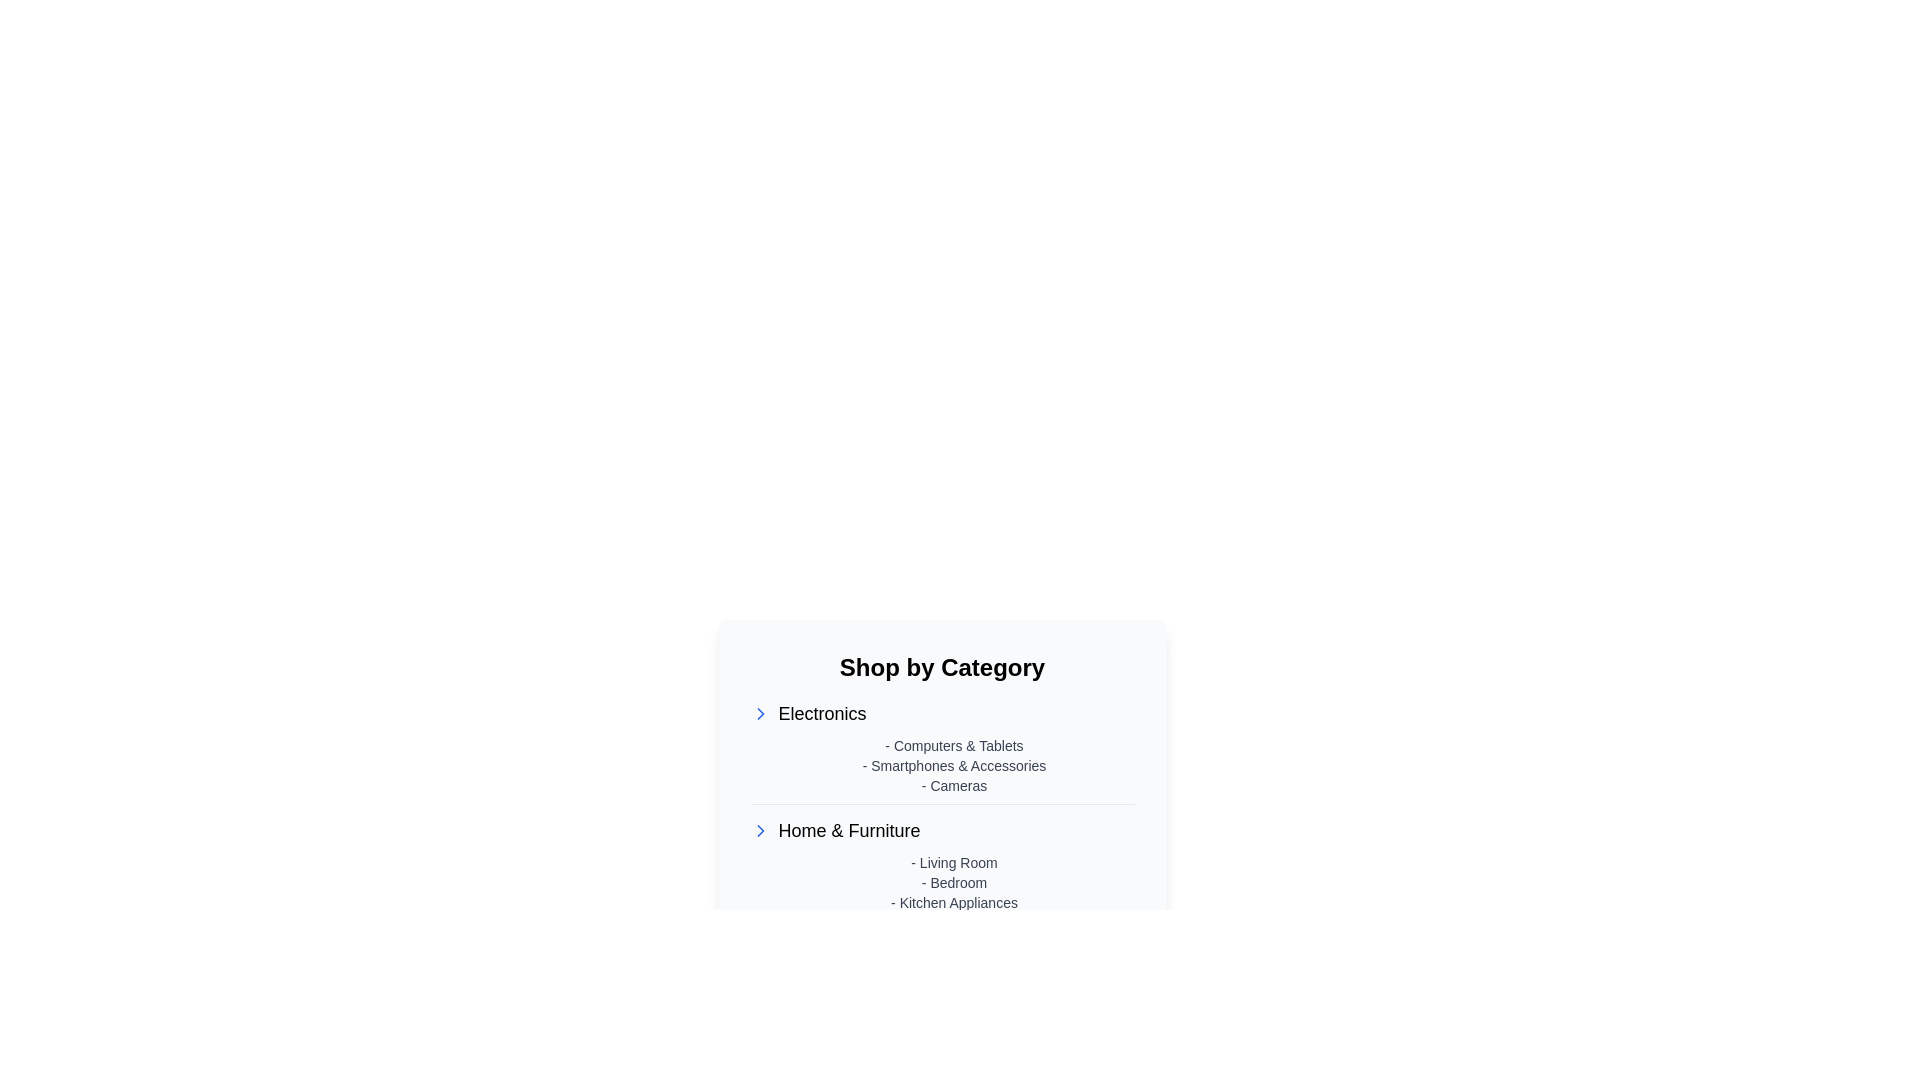  Describe the element at coordinates (953, 862) in the screenshot. I see `the 'Living Room' text label, which is the first item in the list under the 'Home & Furniture' category located below the 'Electronics' category` at that location.